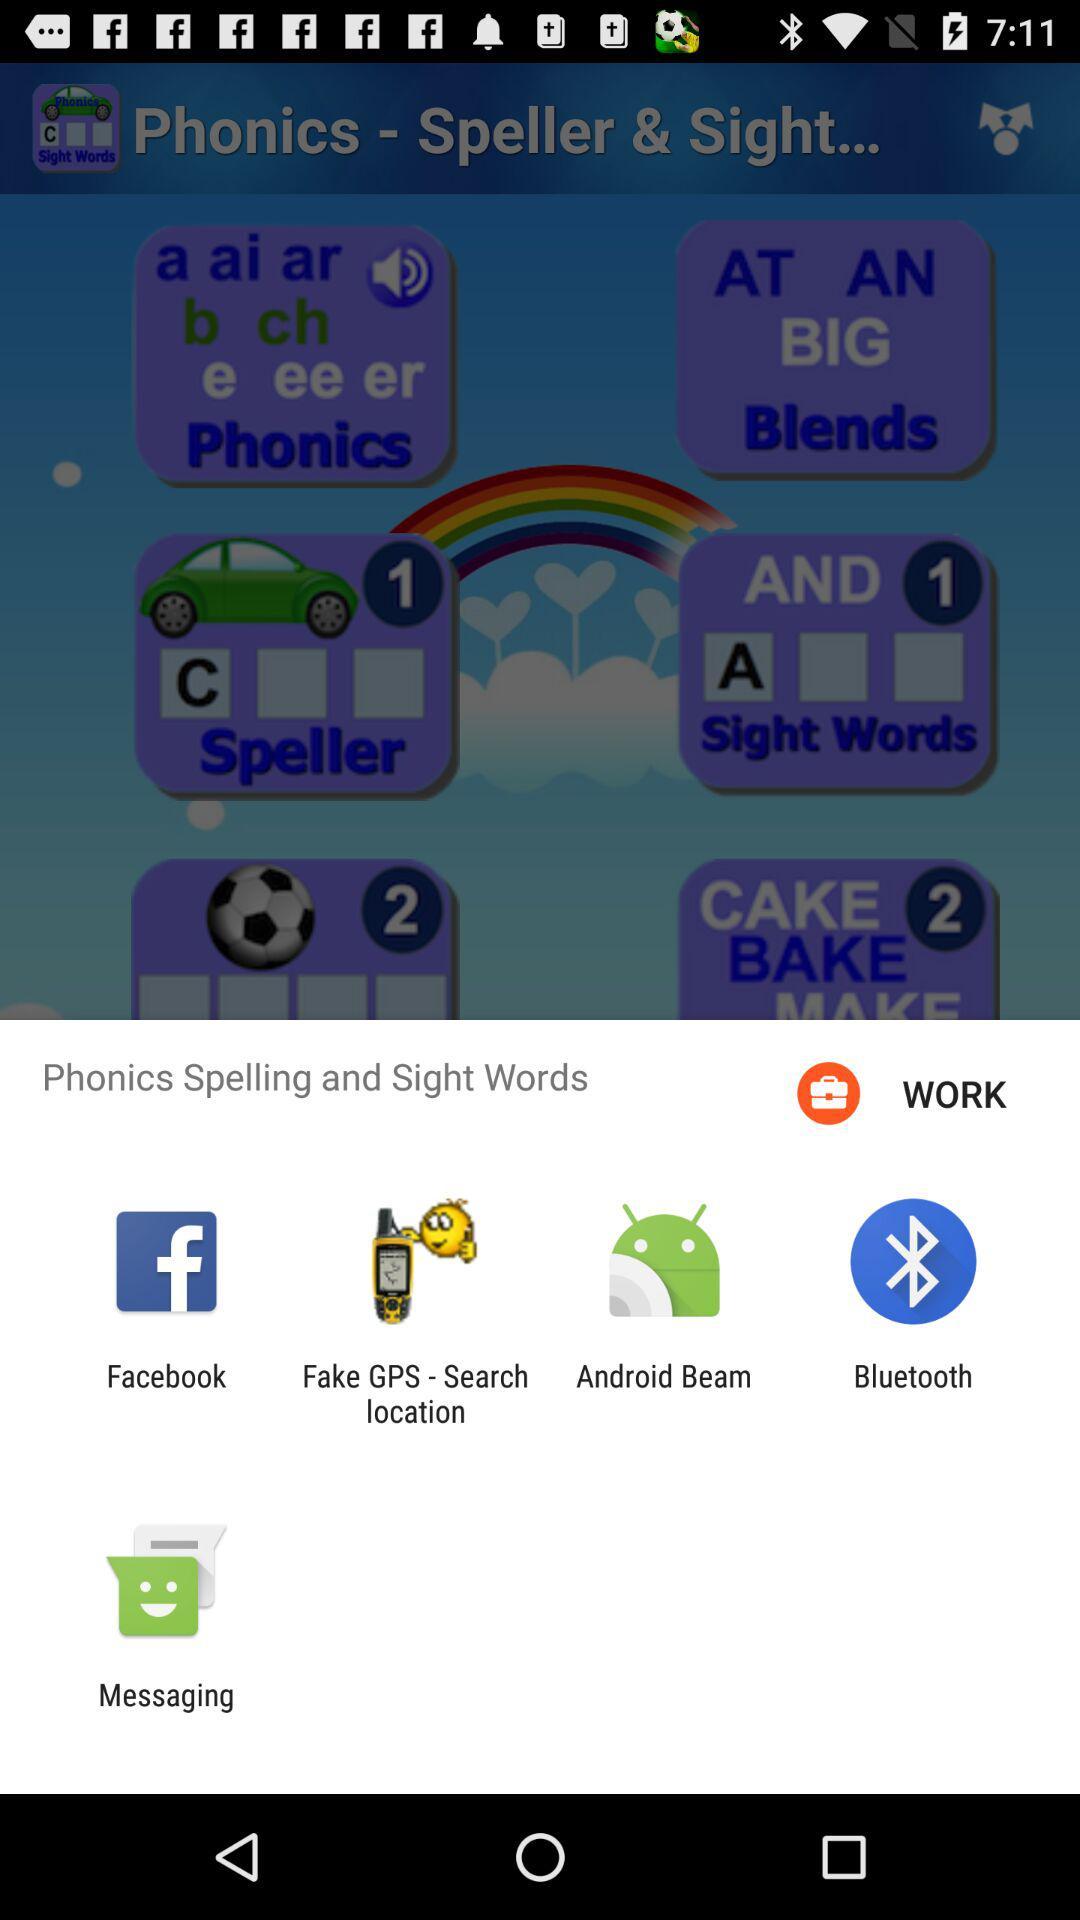 The width and height of the screenshot is (1080, 1920). Describe the element at coordinates (664, 1392) in the screenshot. I see `the app to the left of bluetooth app` at that location.